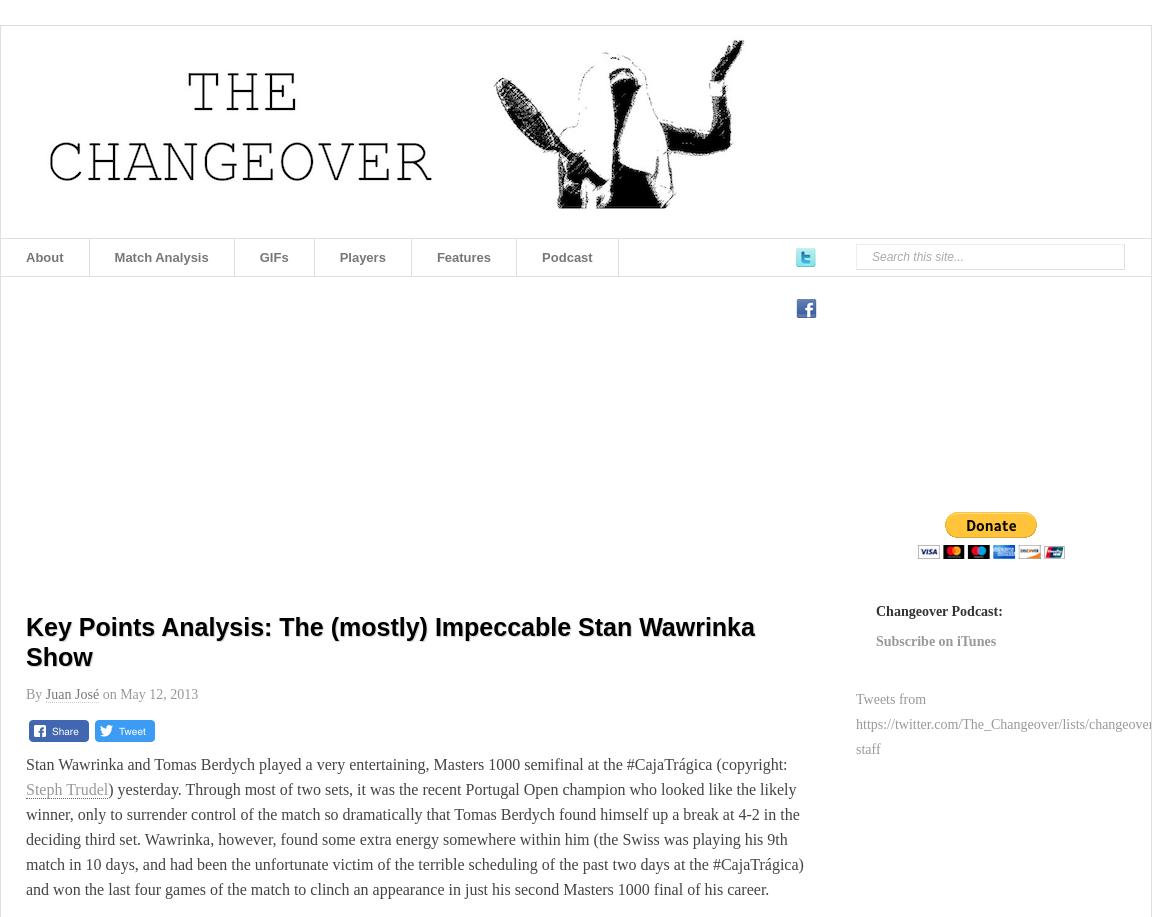 Image resolution: width=1152 pixels, height=917 pixels. I want to click on 'May 12, 2013', so click(158, 694).